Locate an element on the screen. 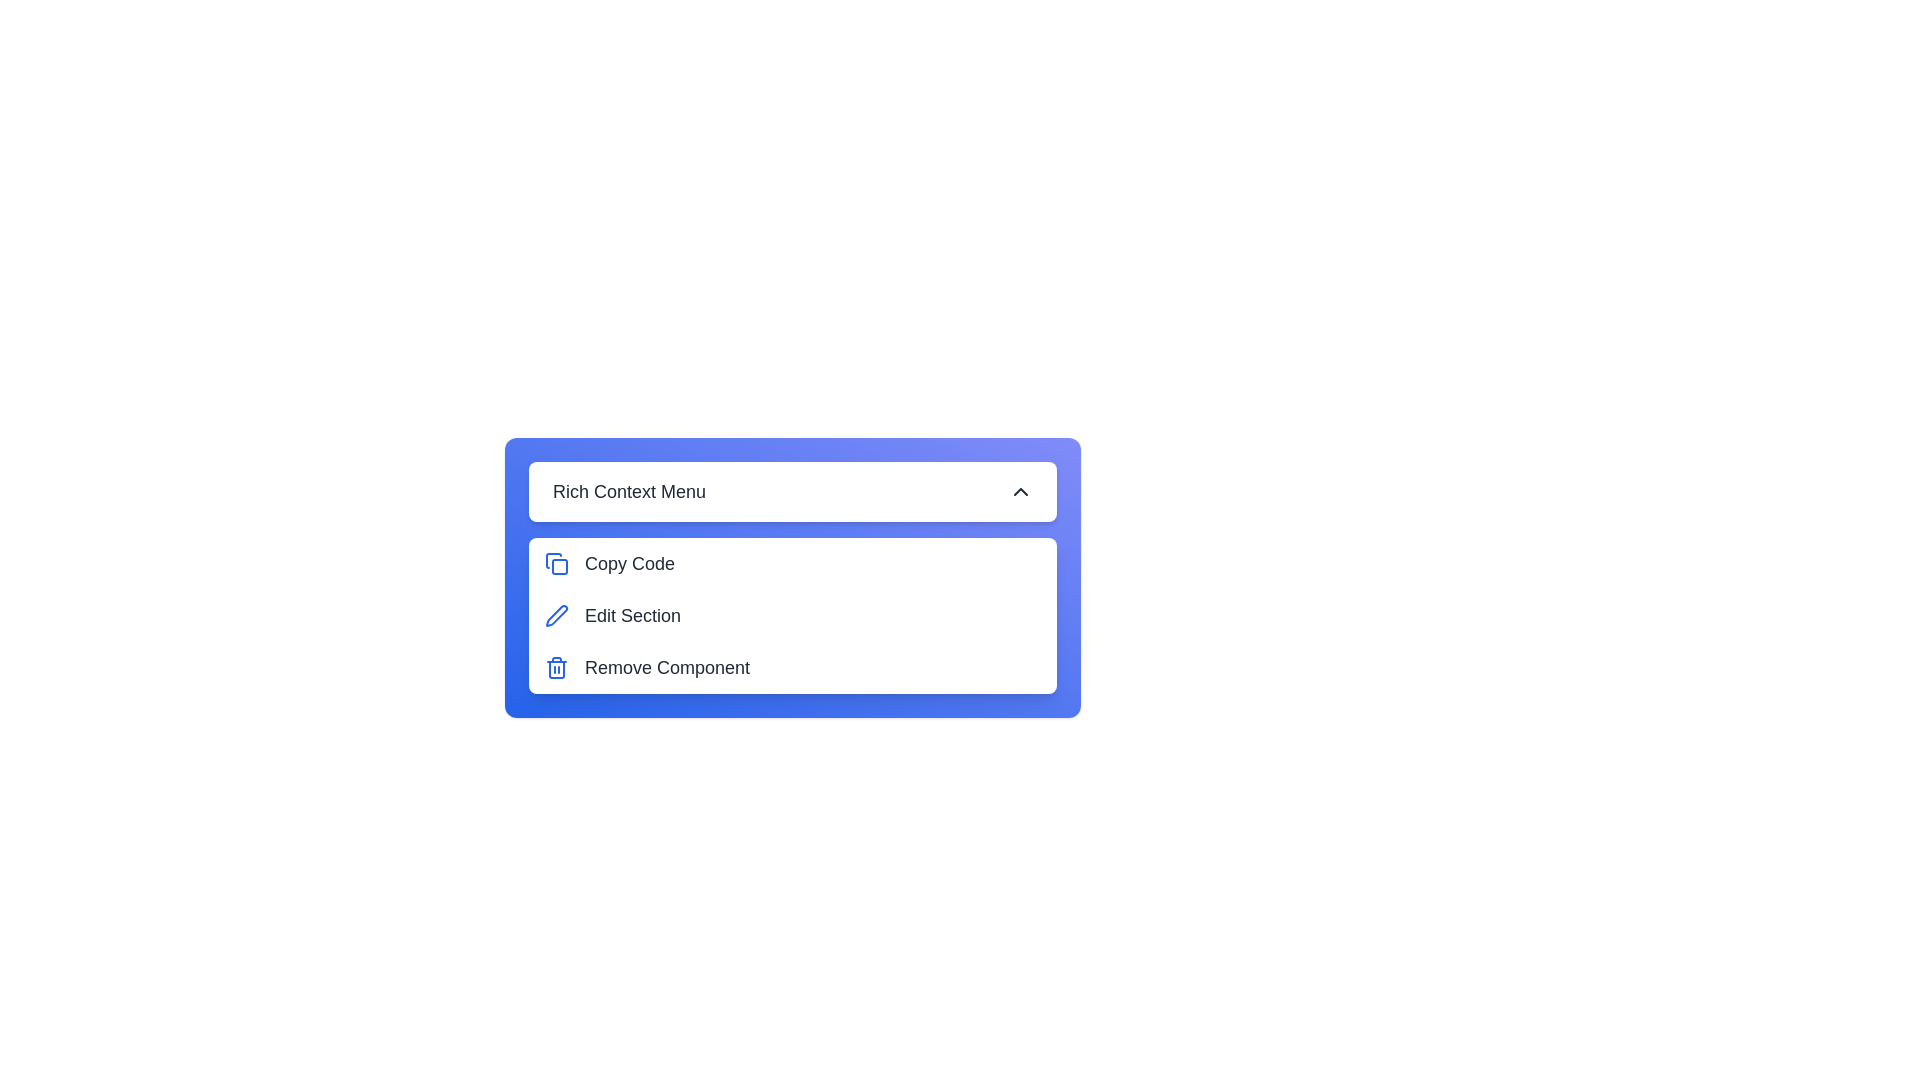 This screenshot has width=1920, height=1080. the 'Remove Component' option in the menu is located at coordinates (791, 667).